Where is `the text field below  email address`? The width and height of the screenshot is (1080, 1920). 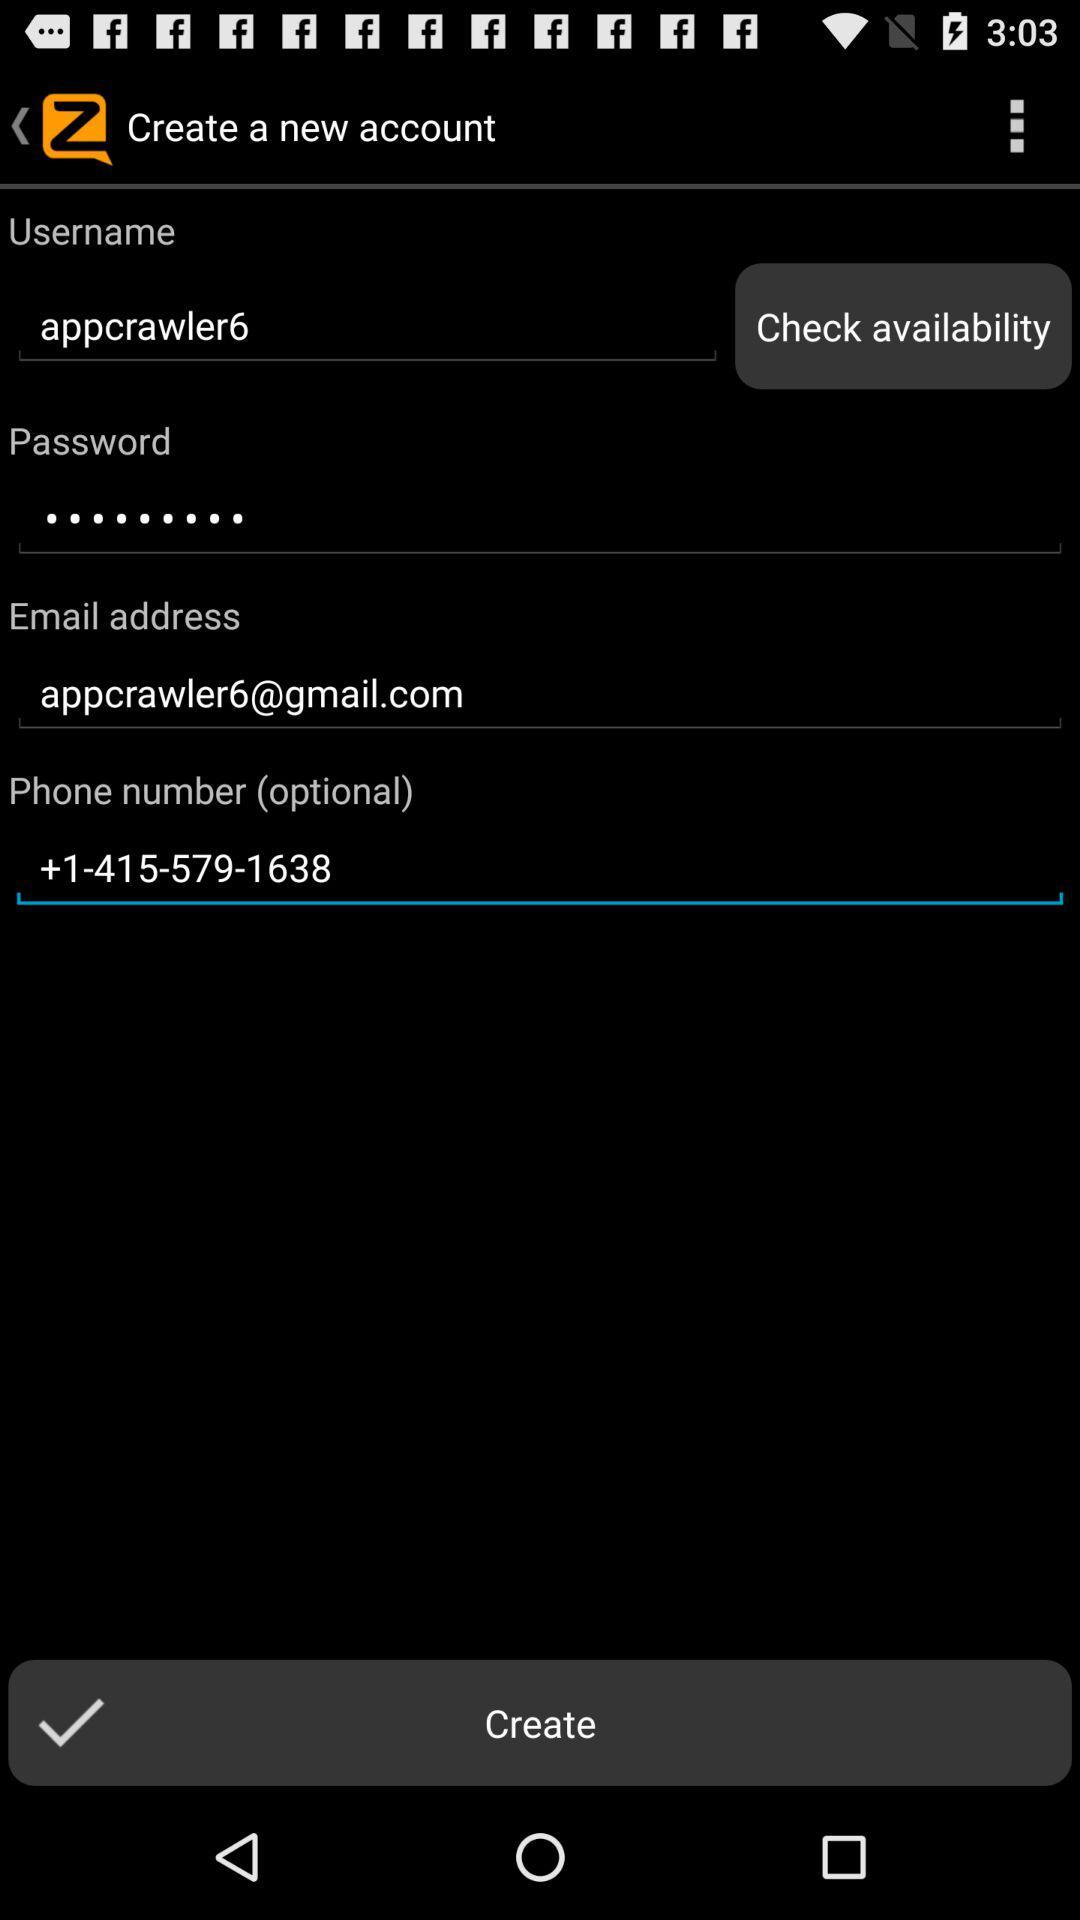 the text field below  email address is located at coordinates (540, 693).